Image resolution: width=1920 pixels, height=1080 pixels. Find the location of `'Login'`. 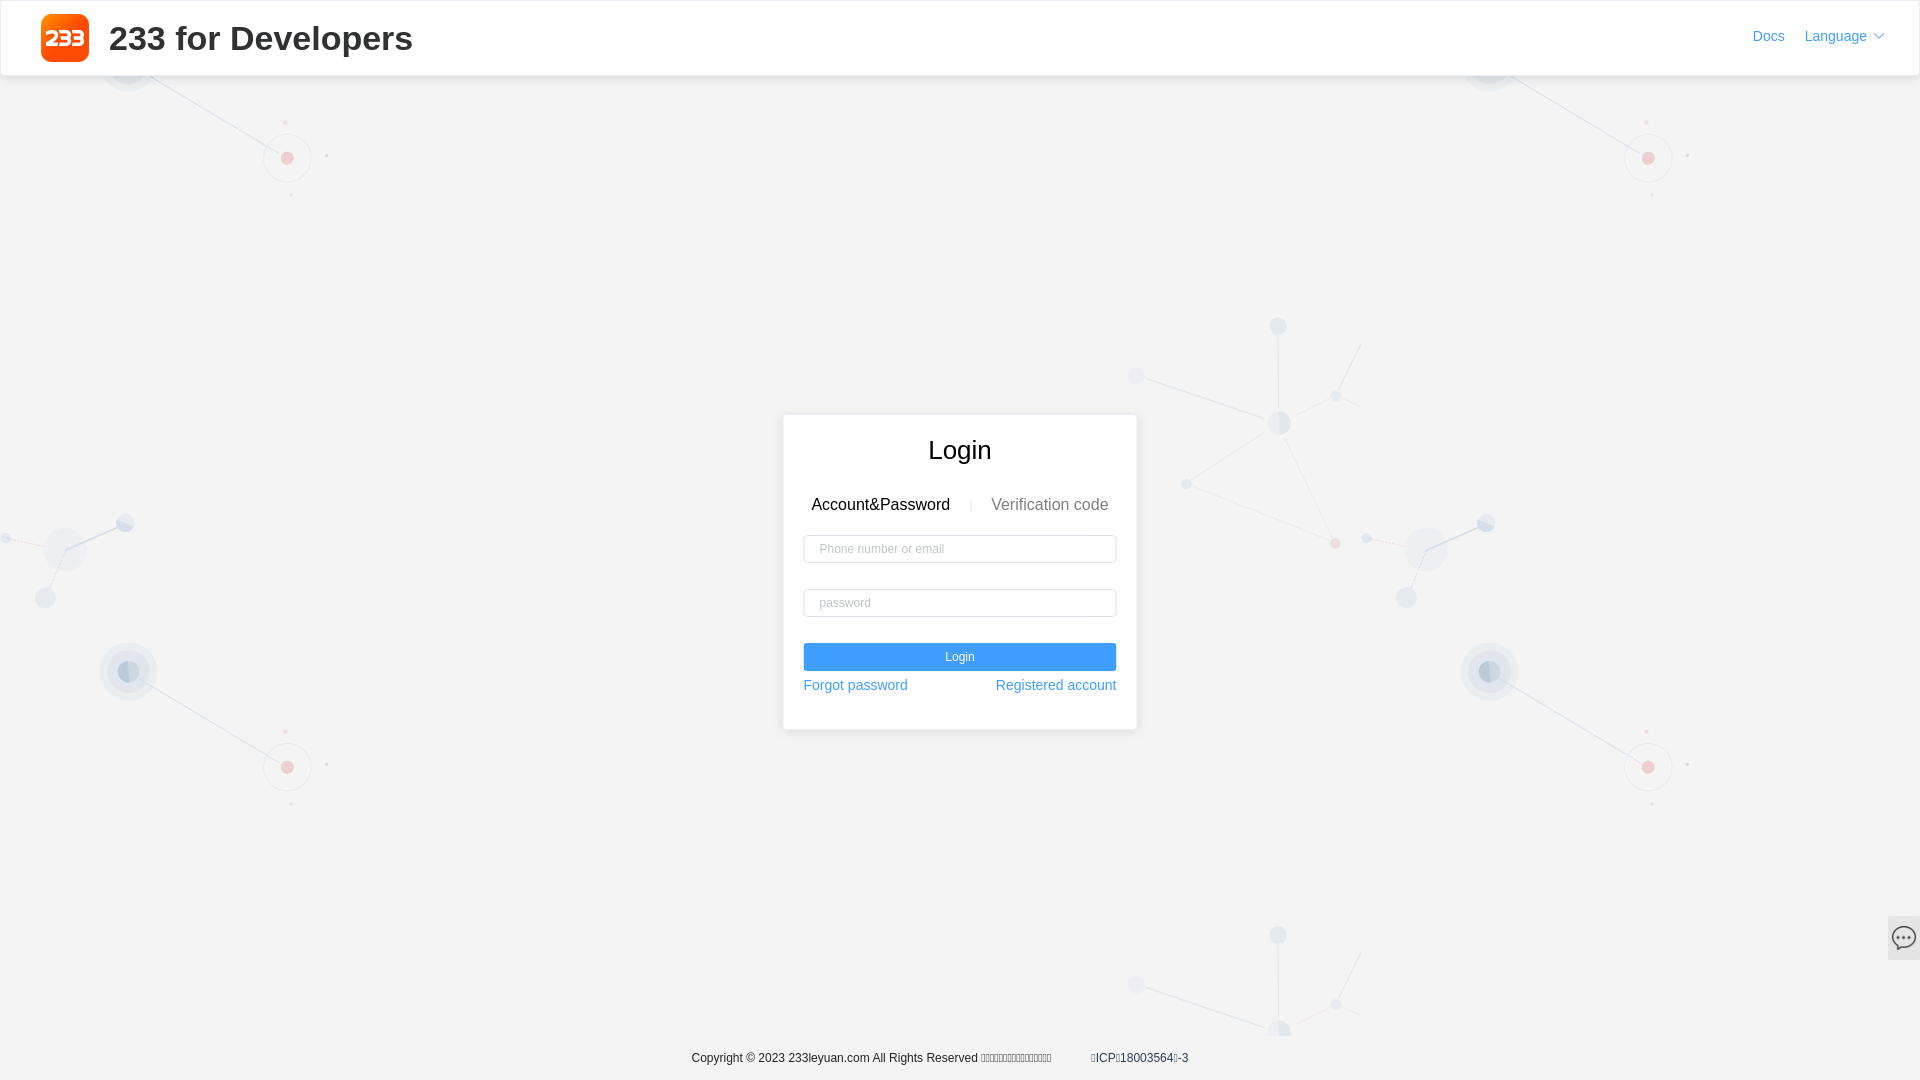

'Login' is located at coordinates (804, 656).